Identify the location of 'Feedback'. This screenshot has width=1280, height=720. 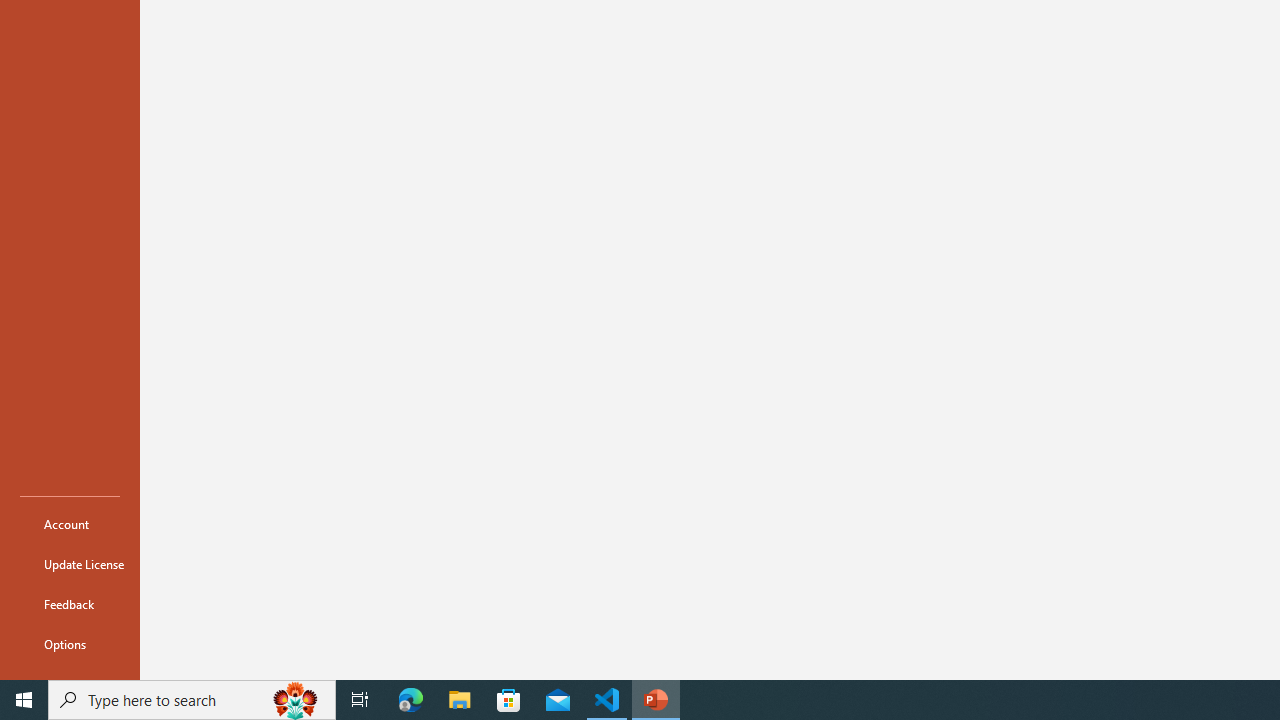
(69, 603).